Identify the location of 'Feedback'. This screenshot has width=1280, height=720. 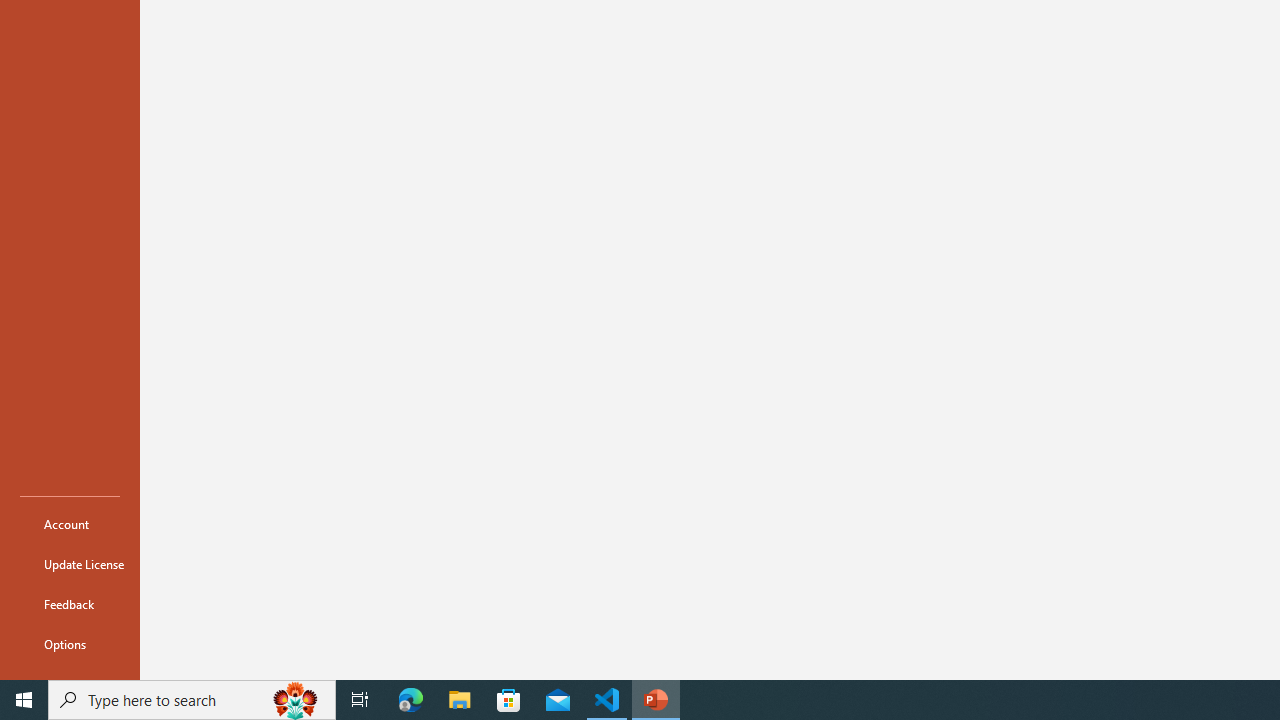
(69, 603).